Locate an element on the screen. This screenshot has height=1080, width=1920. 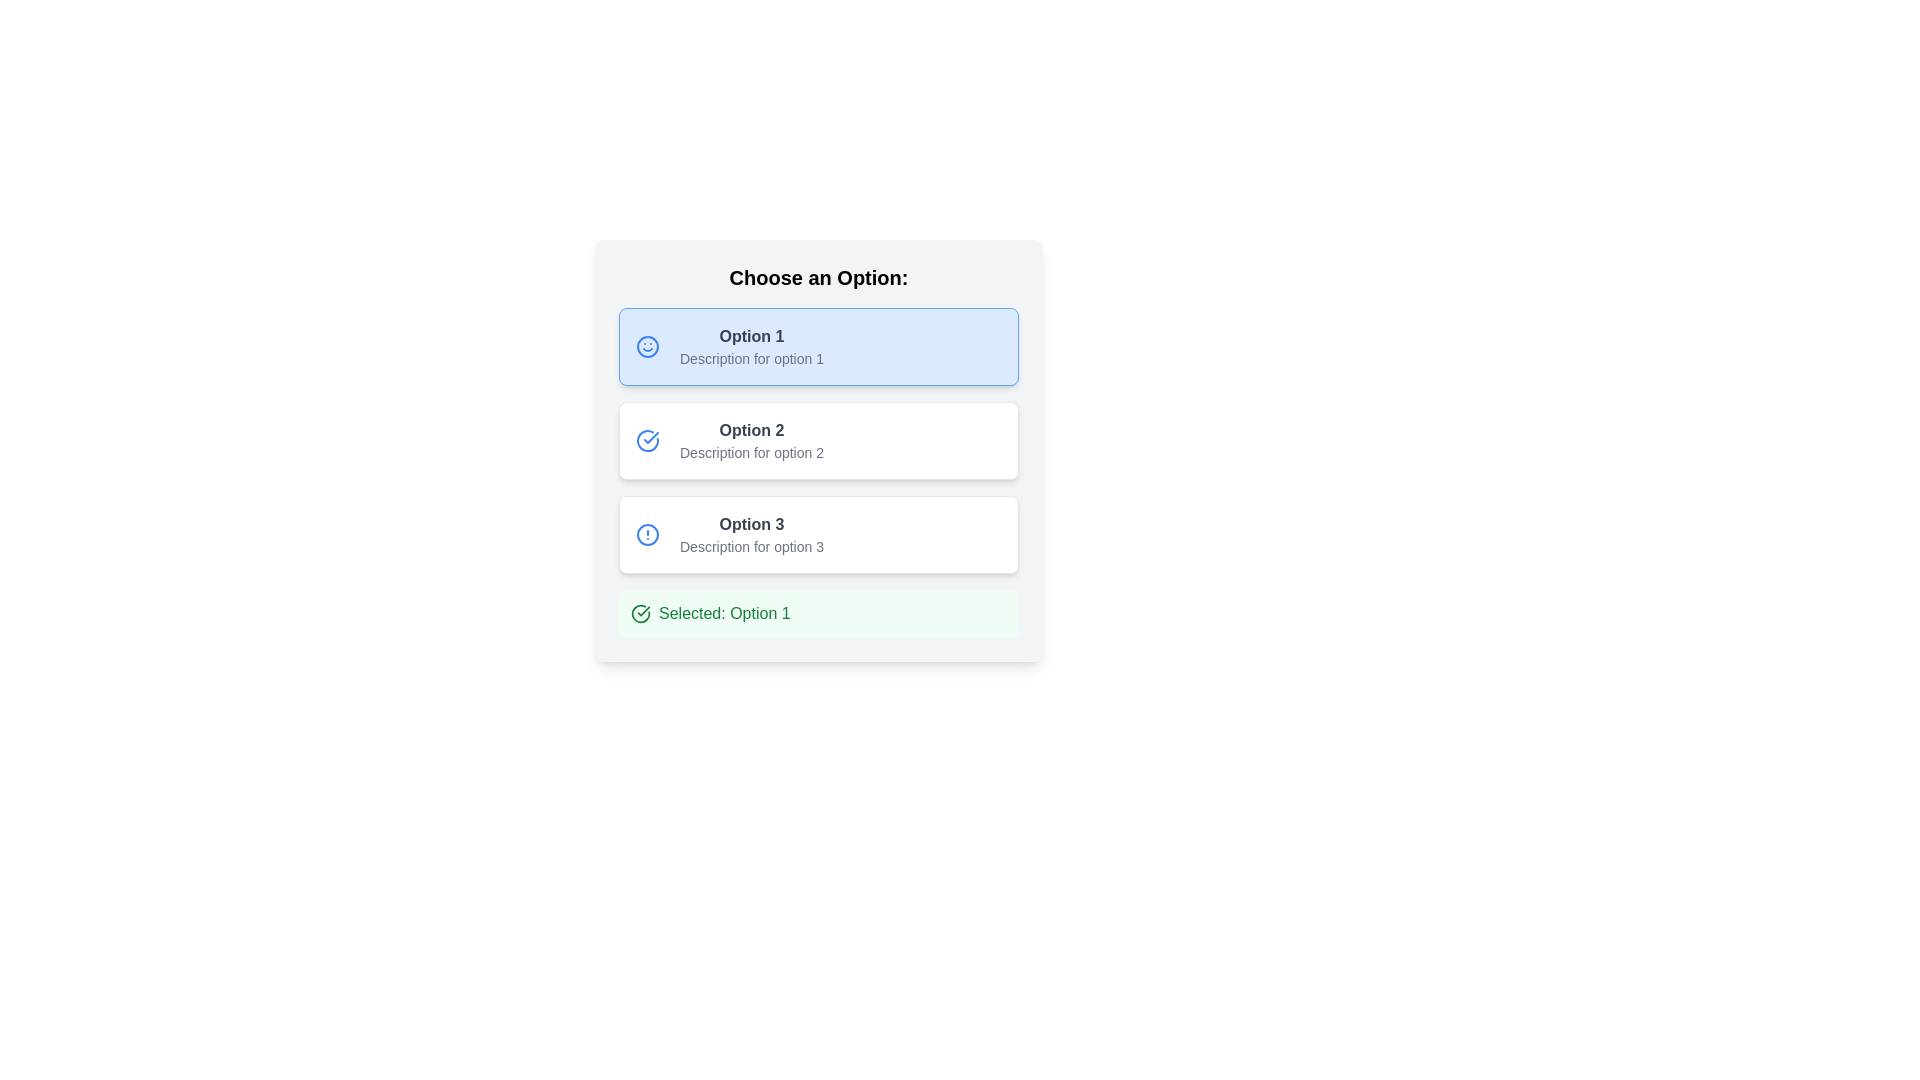
the selectable option titled 'Option 1' within the bluish rectangular card in the first position of the vertically aligned list is located at coordinates (751, 346).